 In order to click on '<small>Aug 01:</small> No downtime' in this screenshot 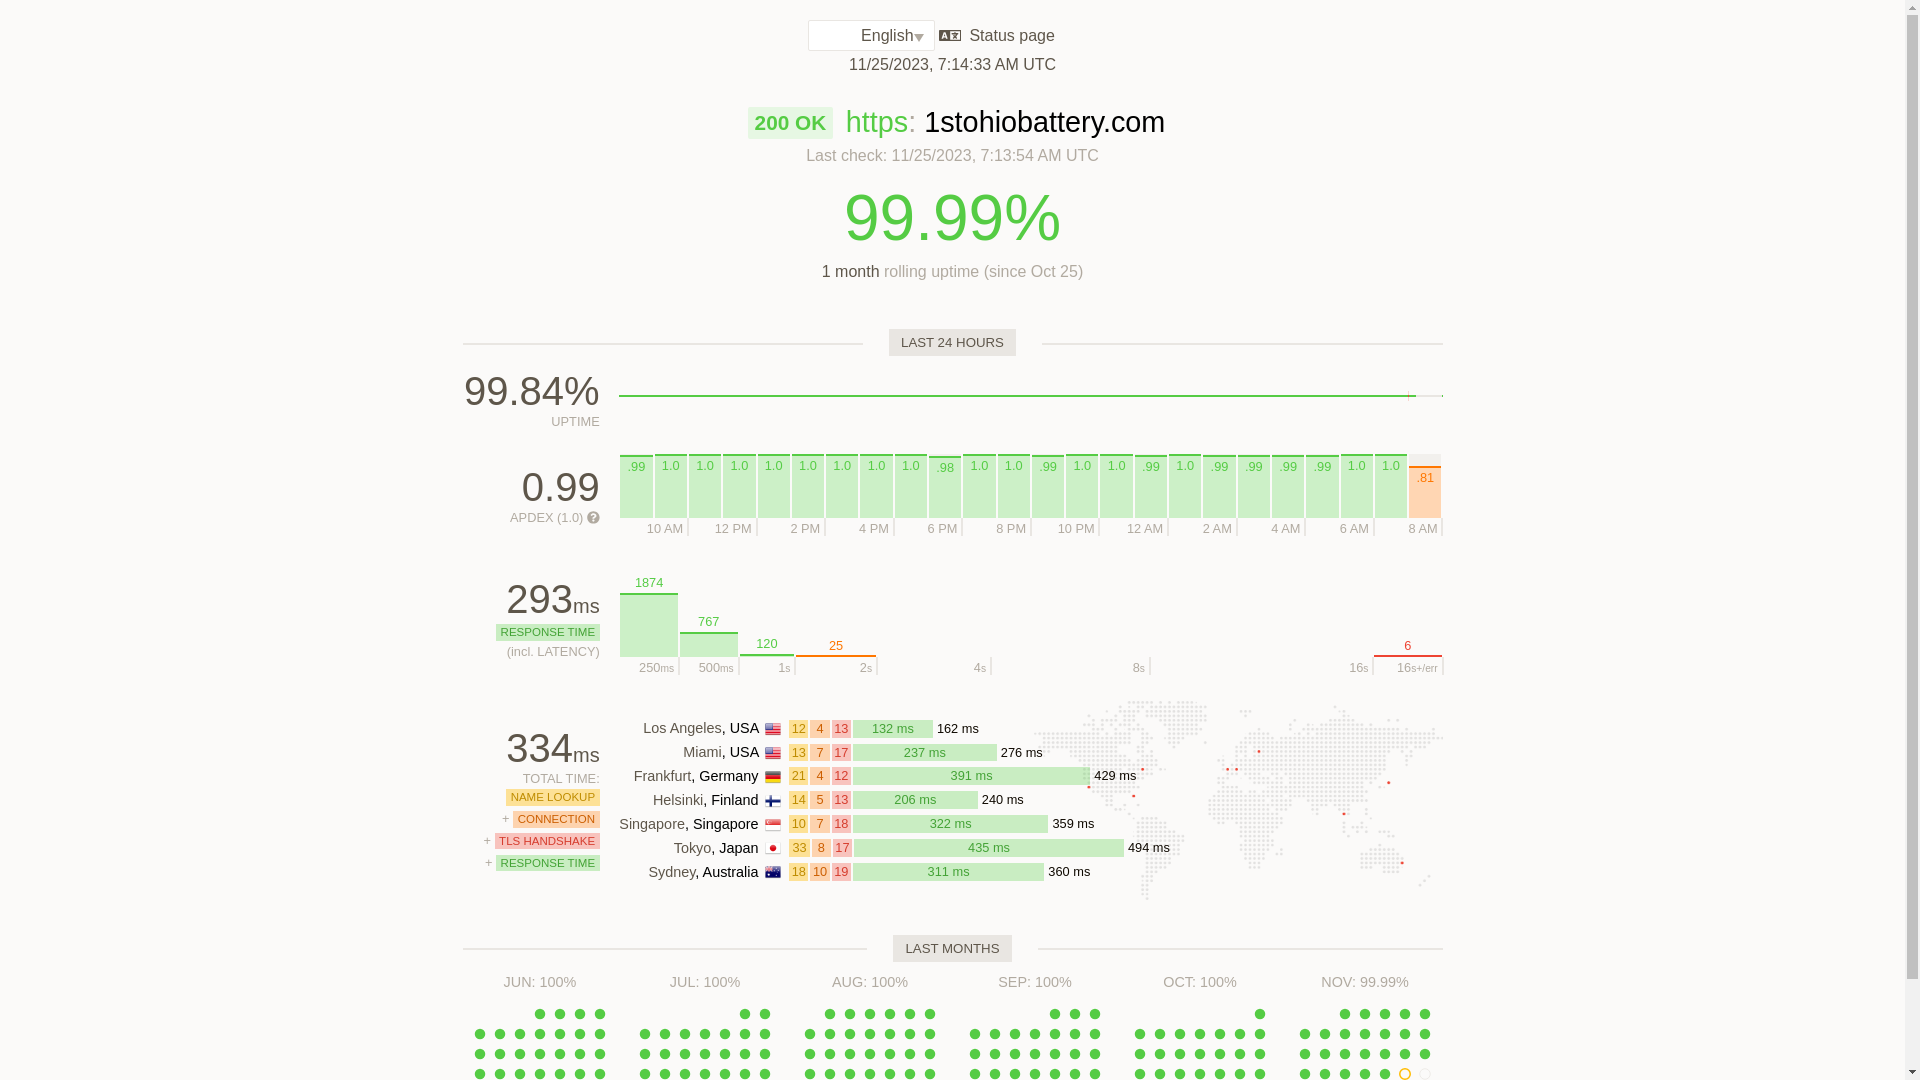, I will do `click(830, 1014)`.